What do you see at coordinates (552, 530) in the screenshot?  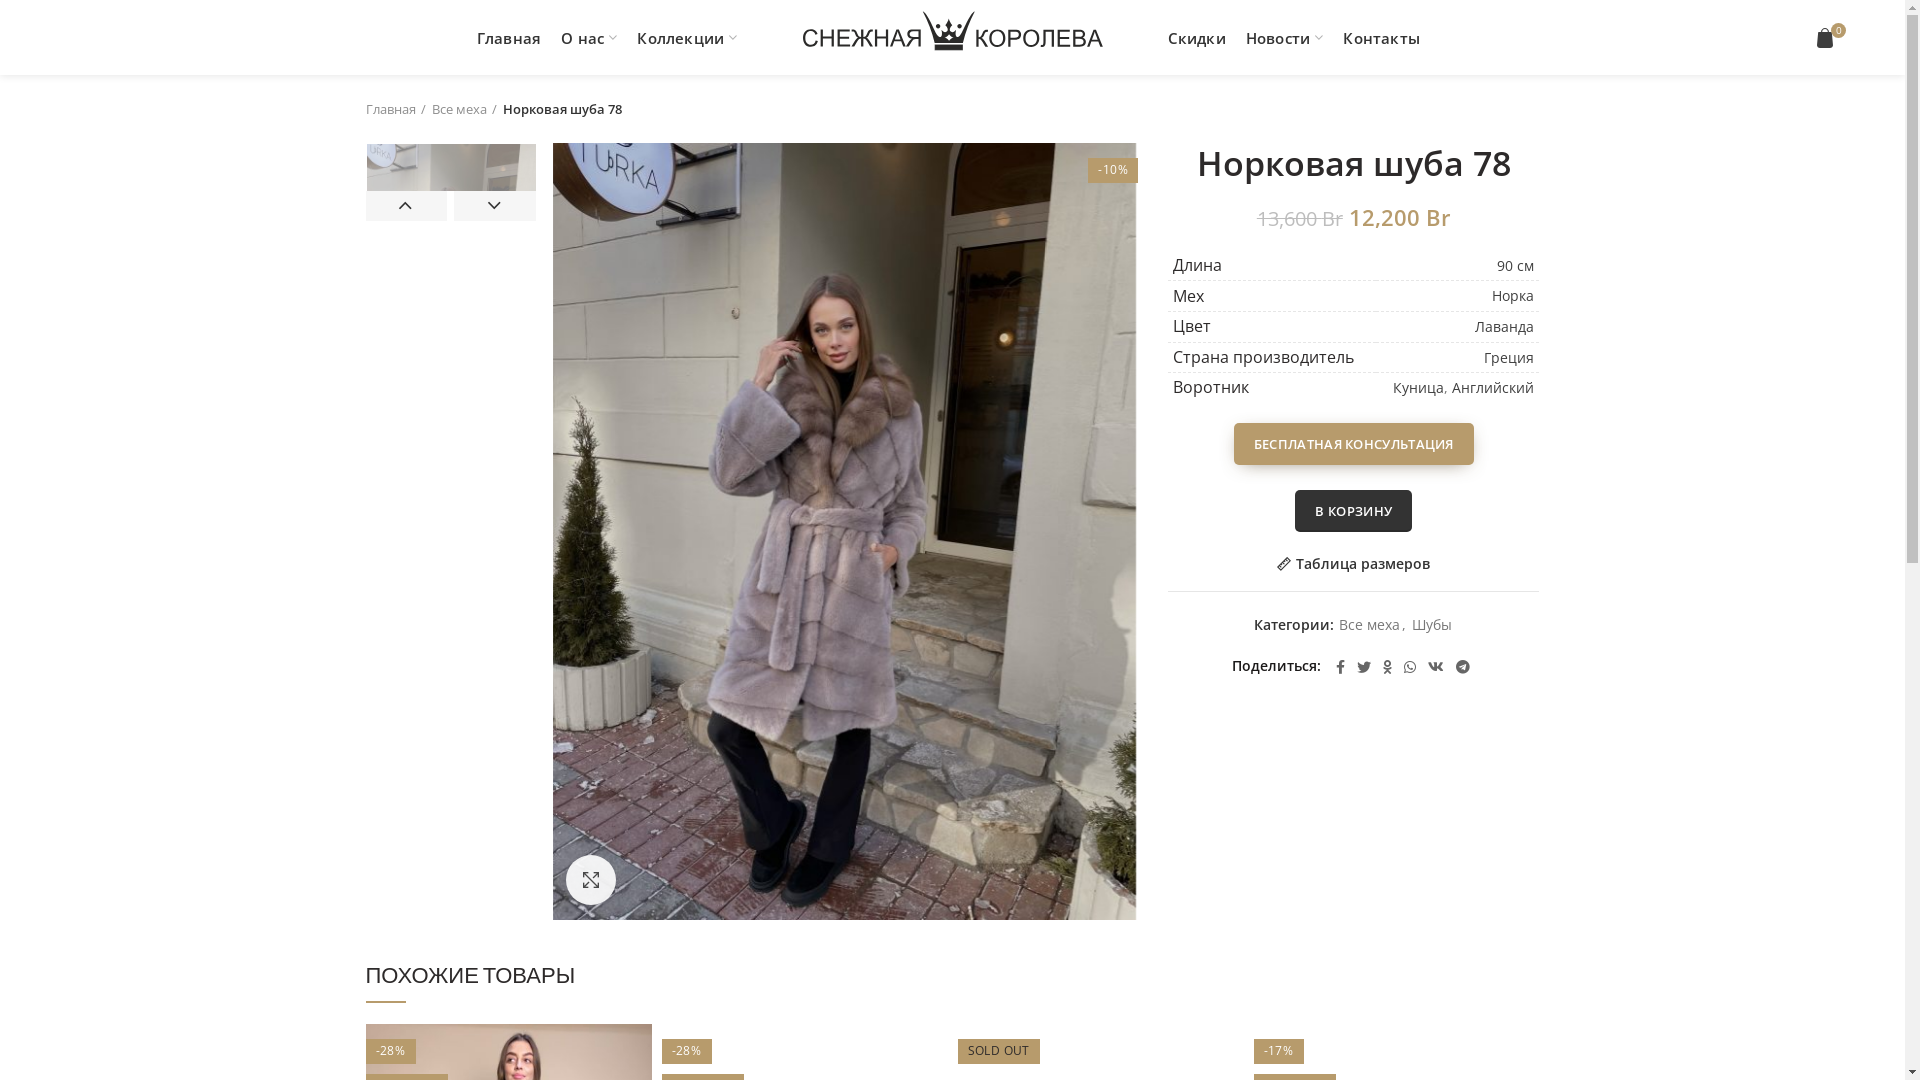 I see `'IMG_6555-min'` at bounding box center [552, 530].